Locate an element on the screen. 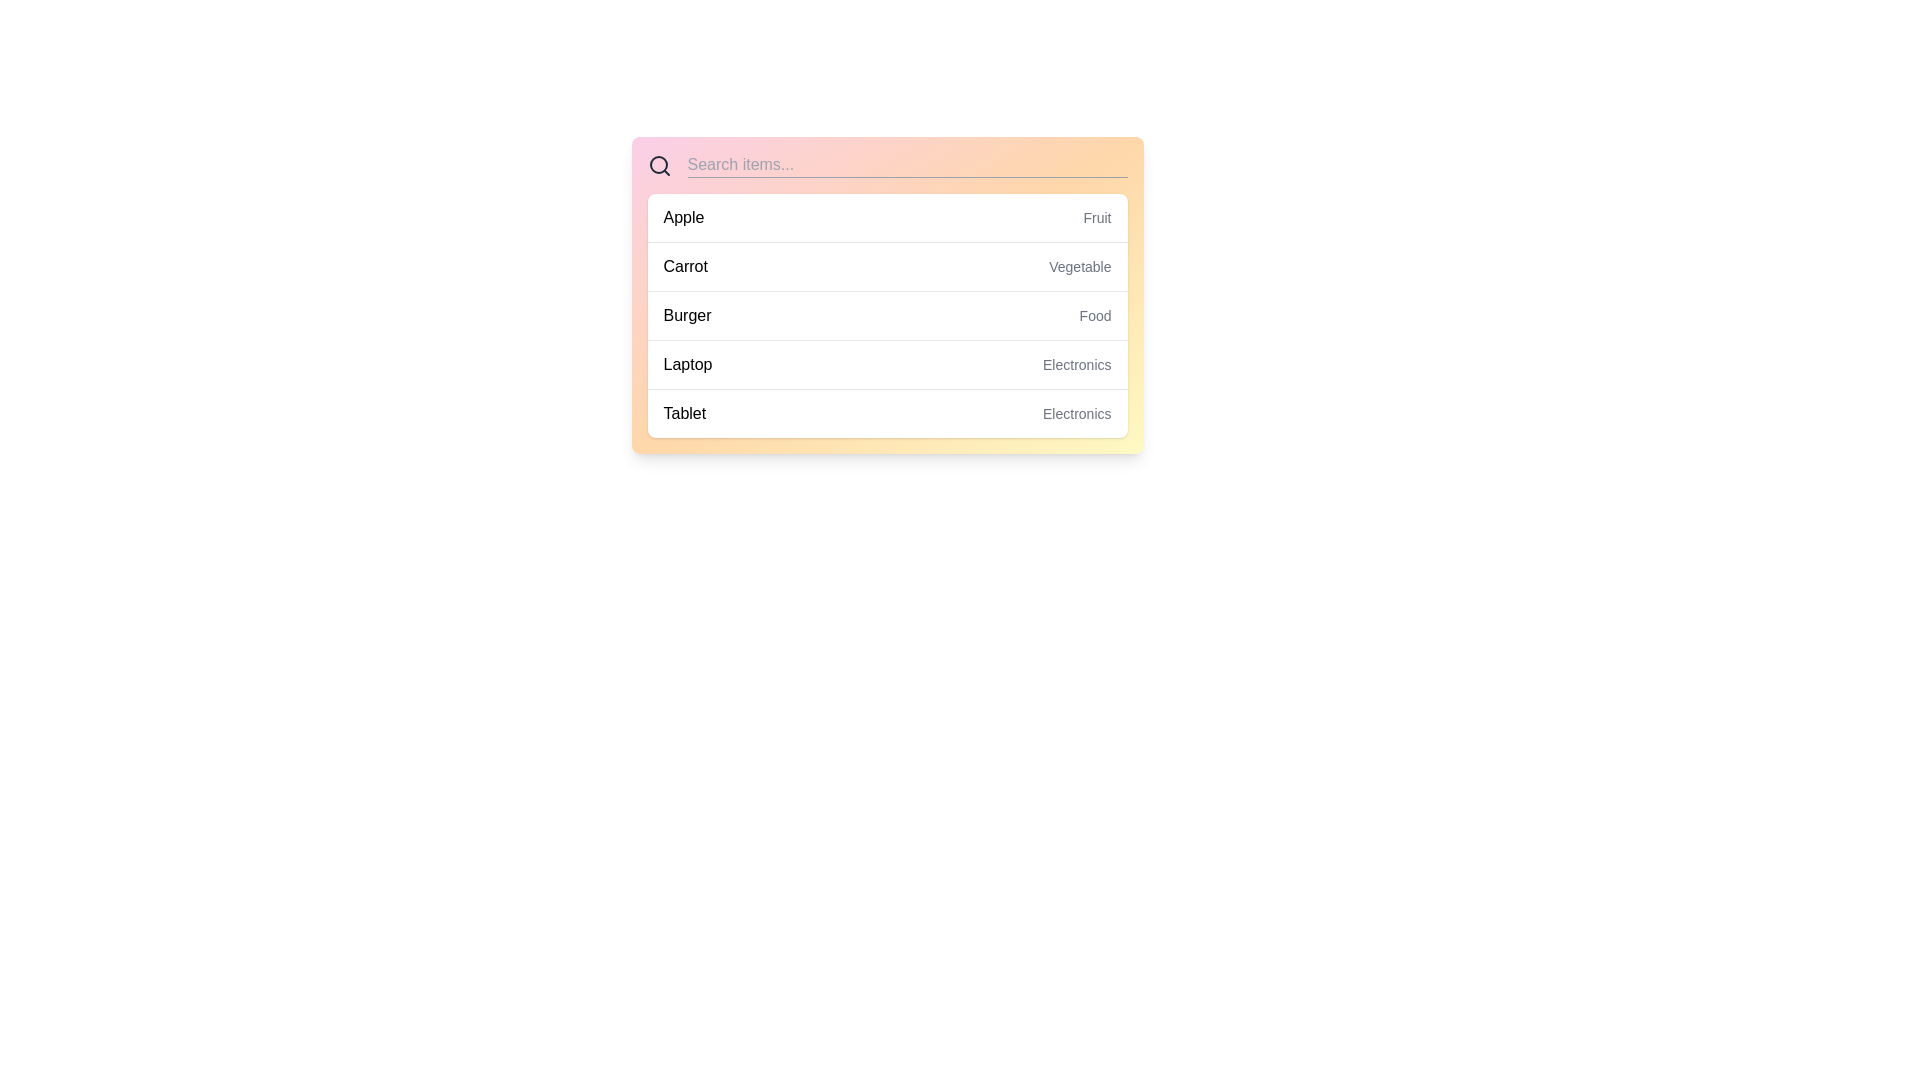 The image size is (1920, 1080). the third list item representing 'Burger' under the category 'Food' in the list is located at coordinates (886, 295).